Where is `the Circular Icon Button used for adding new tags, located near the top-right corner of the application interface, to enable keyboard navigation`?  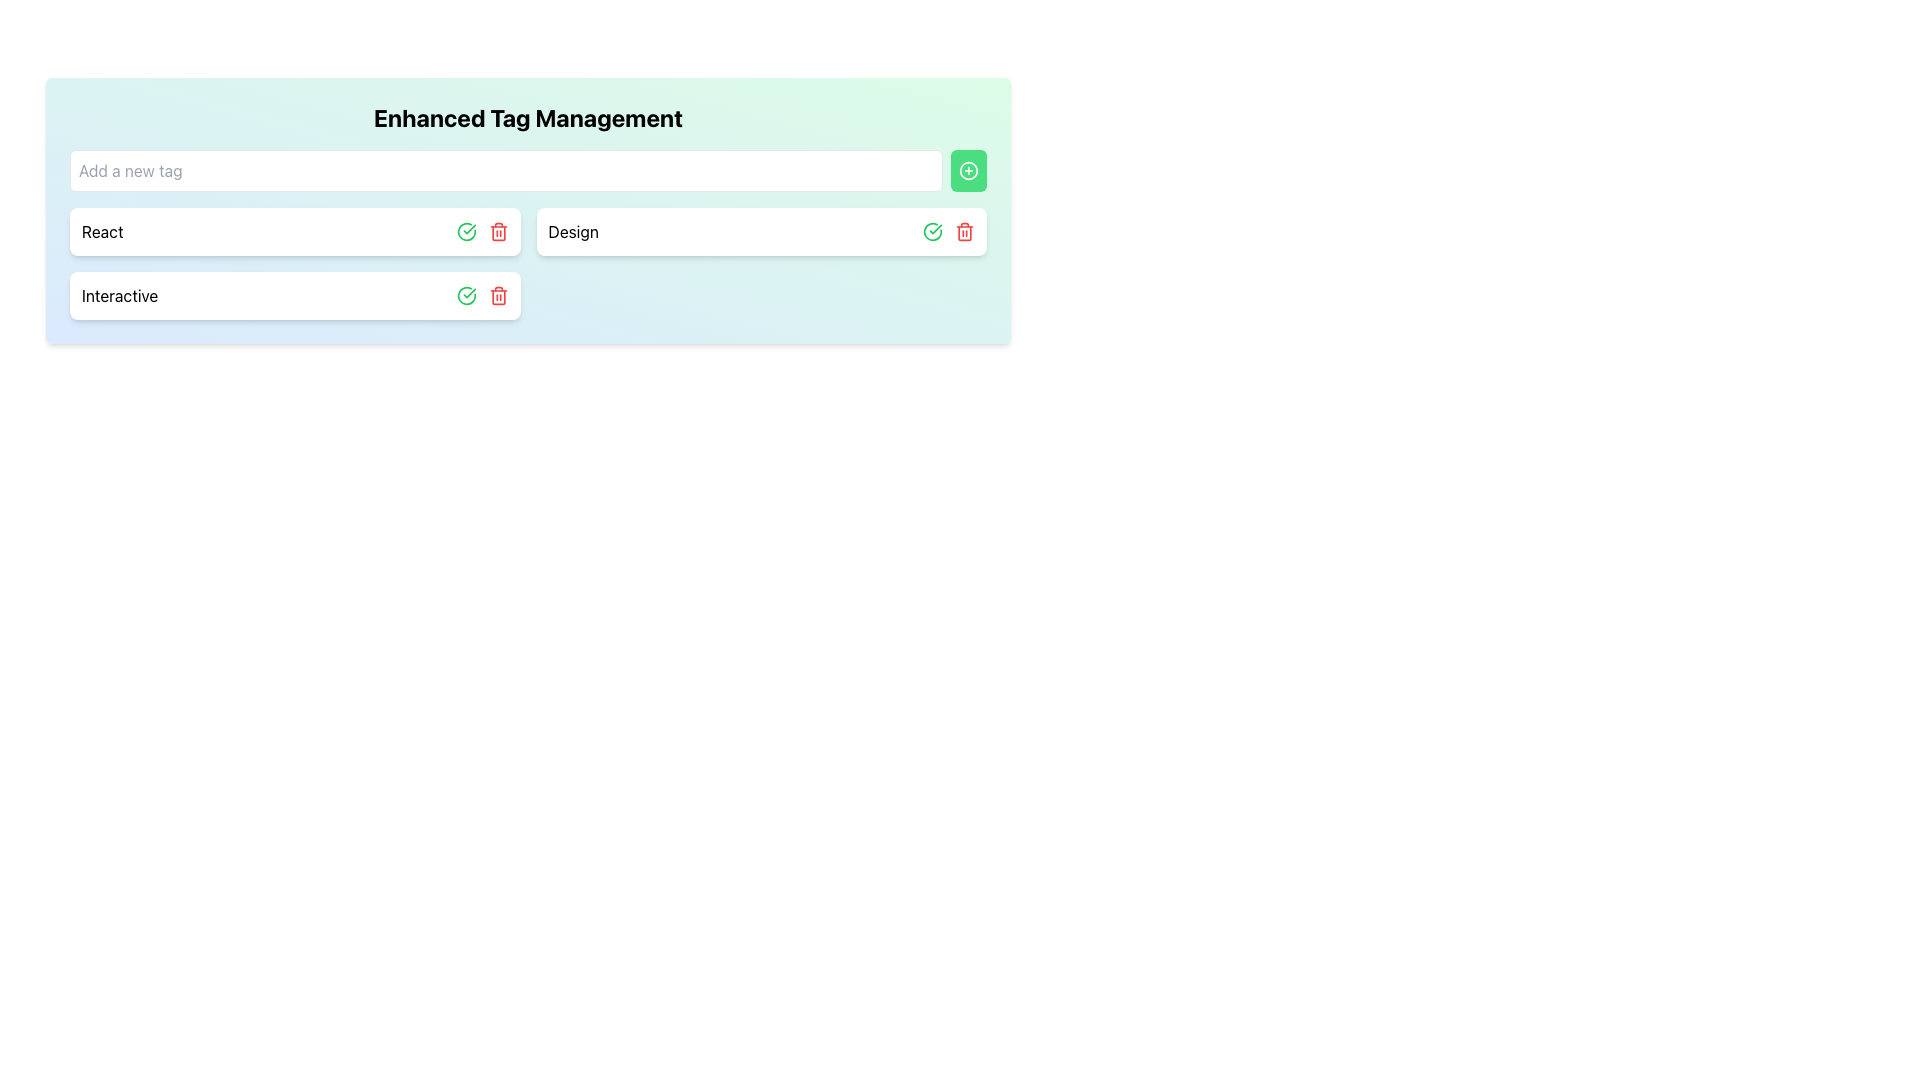
the Circular Icon Button used for adding new tags, located near the top-right corner of the application interface, to enable keyboard navigation is located at coordinates (969, 169).